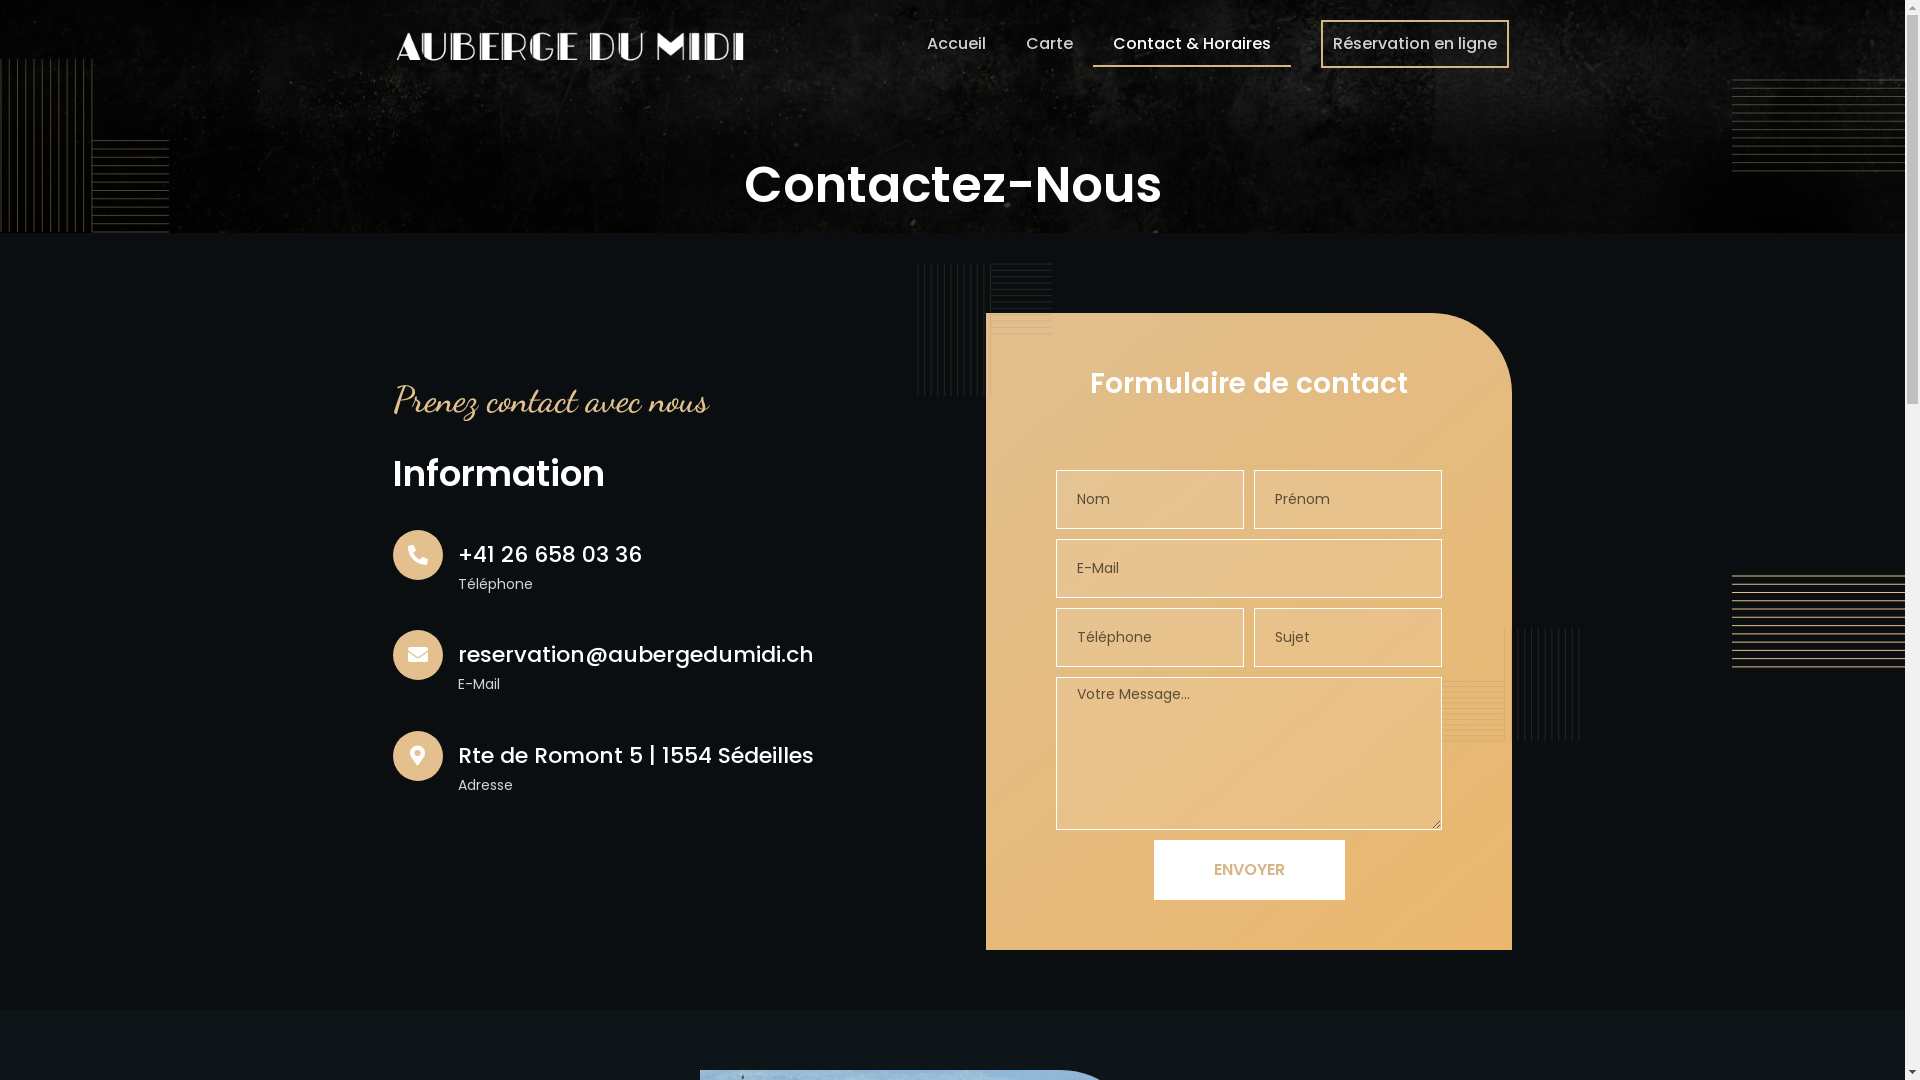  I want to click on '+41 26 658 03 36', so click(456, 554).